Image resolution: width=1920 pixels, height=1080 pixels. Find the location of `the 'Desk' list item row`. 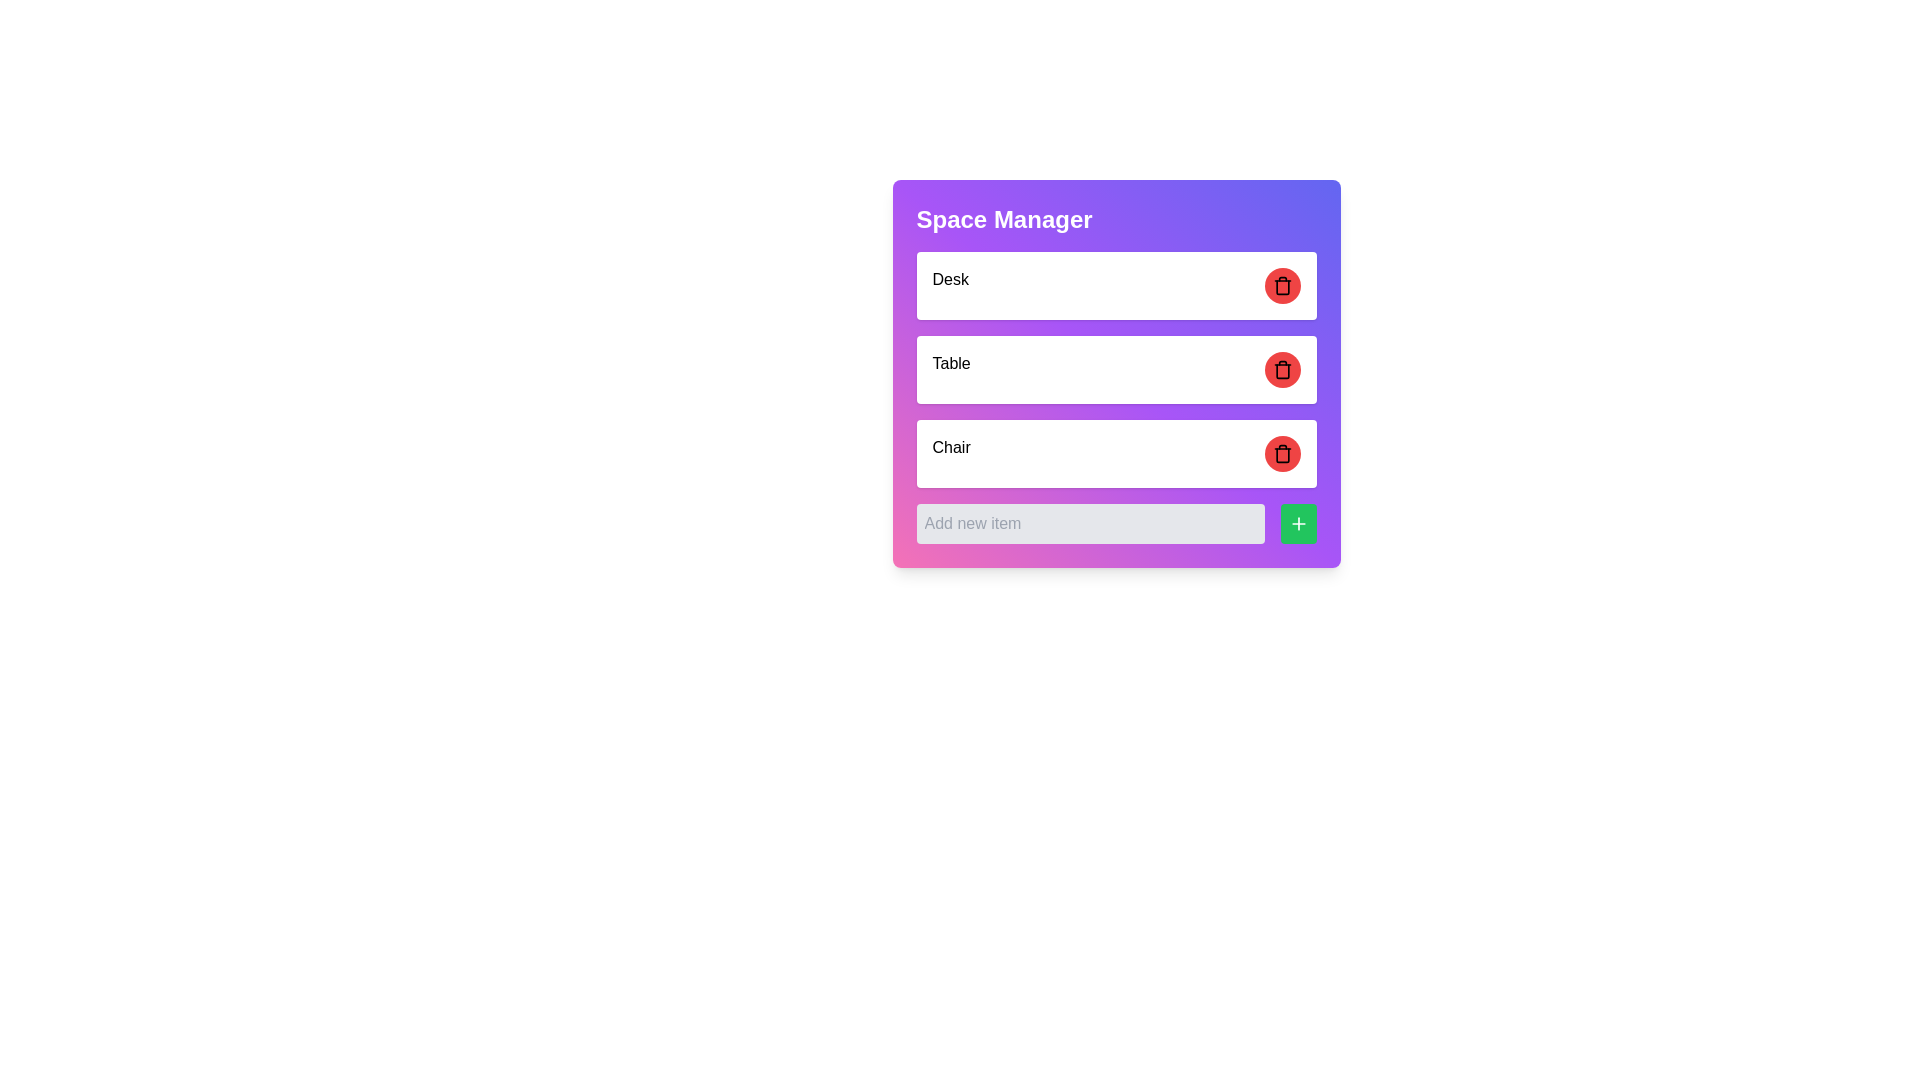

the 'Desk' list item row is located at coordinates (1115, 285).